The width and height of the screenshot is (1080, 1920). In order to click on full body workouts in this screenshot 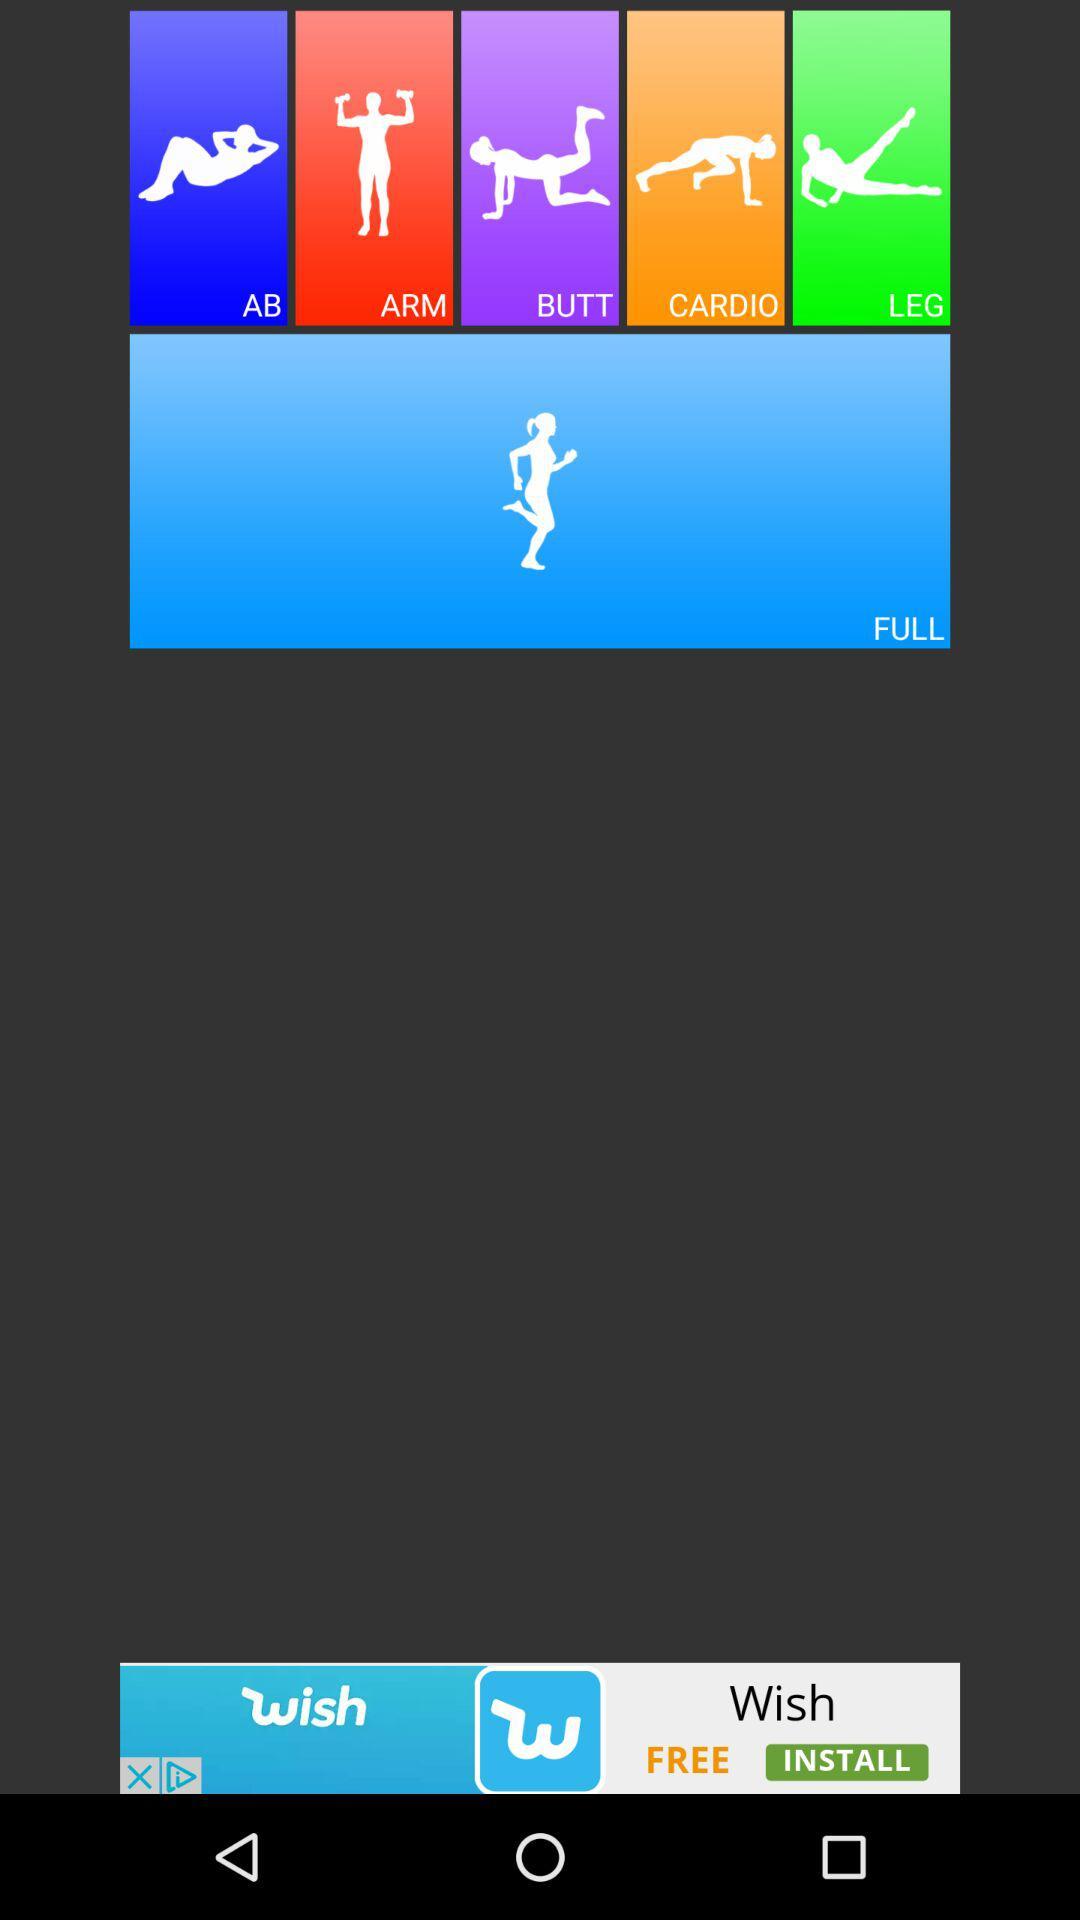, I will do `click(540, 491)`.